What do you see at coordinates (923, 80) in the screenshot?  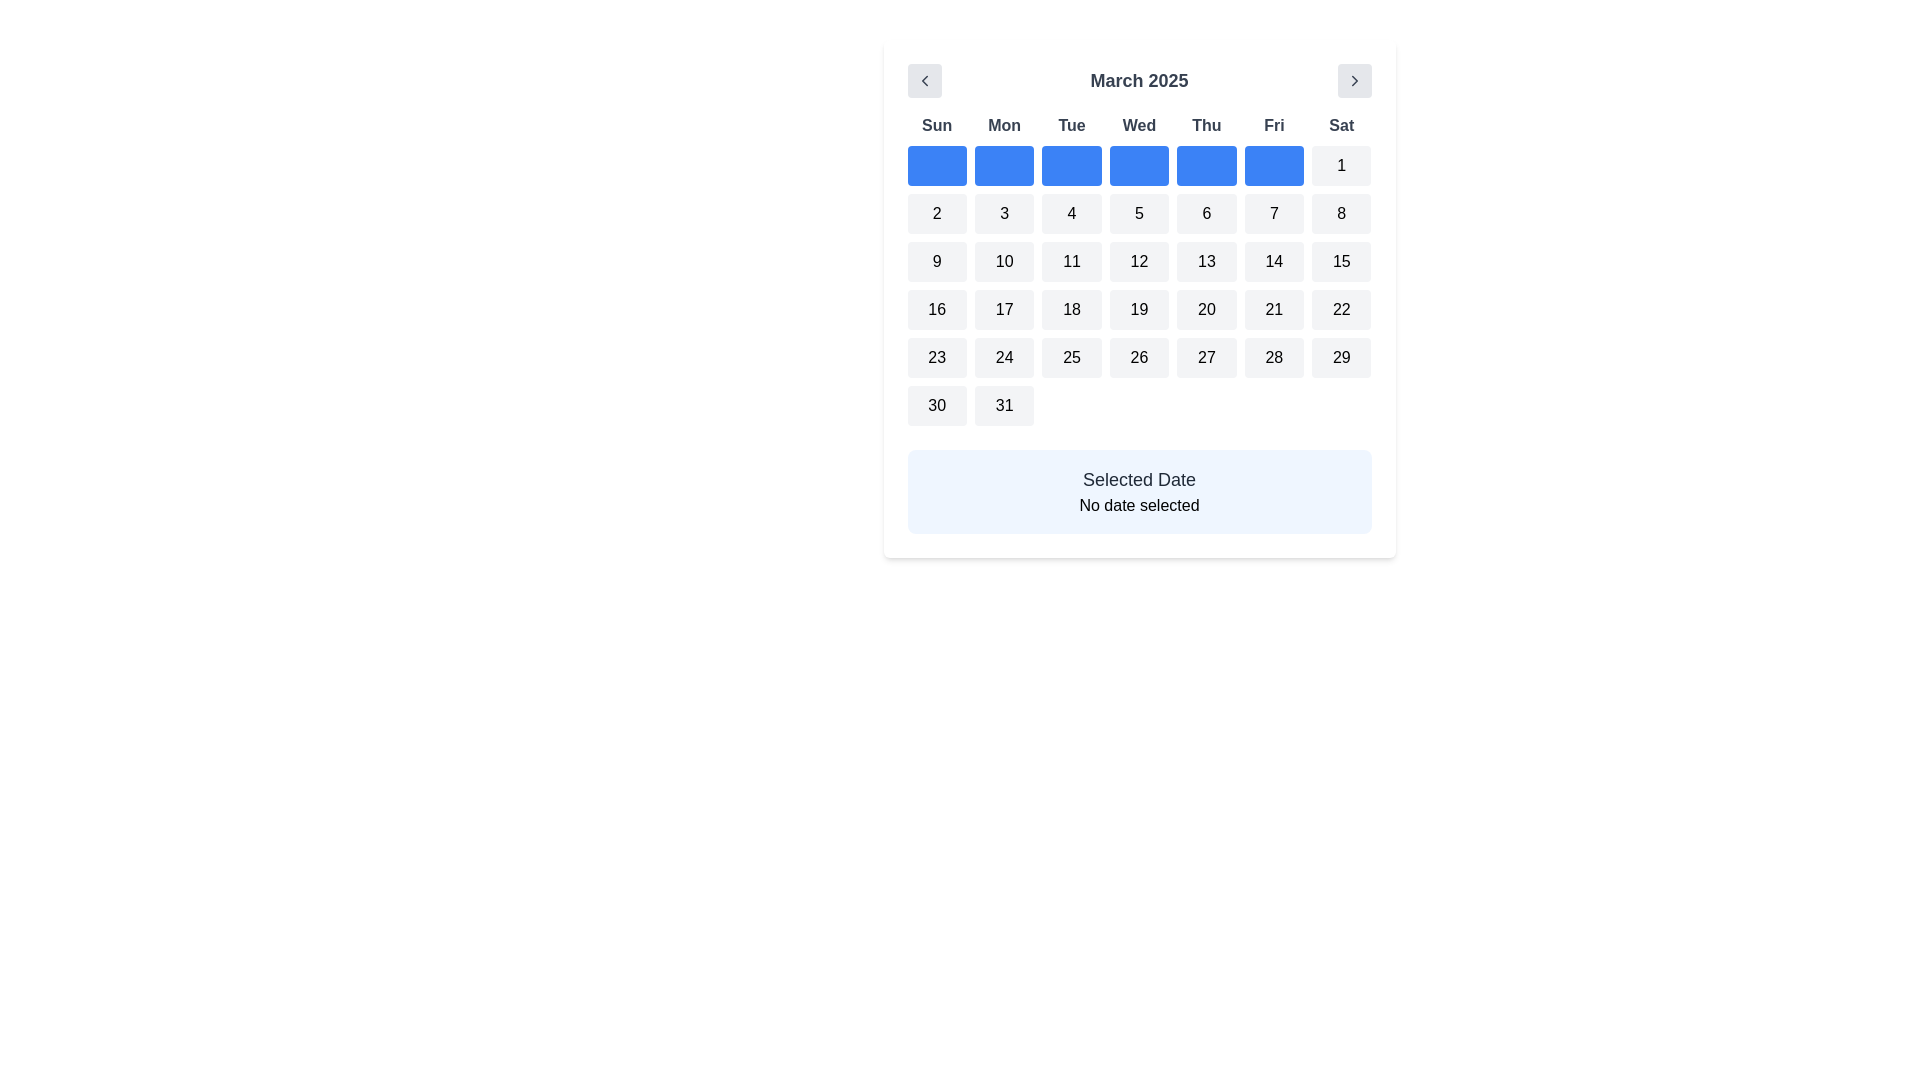 I see `the leftward chevron icon, which is part of a navigation control above the calendar display, to trigger an action hint` at bounding box center [923, 80].